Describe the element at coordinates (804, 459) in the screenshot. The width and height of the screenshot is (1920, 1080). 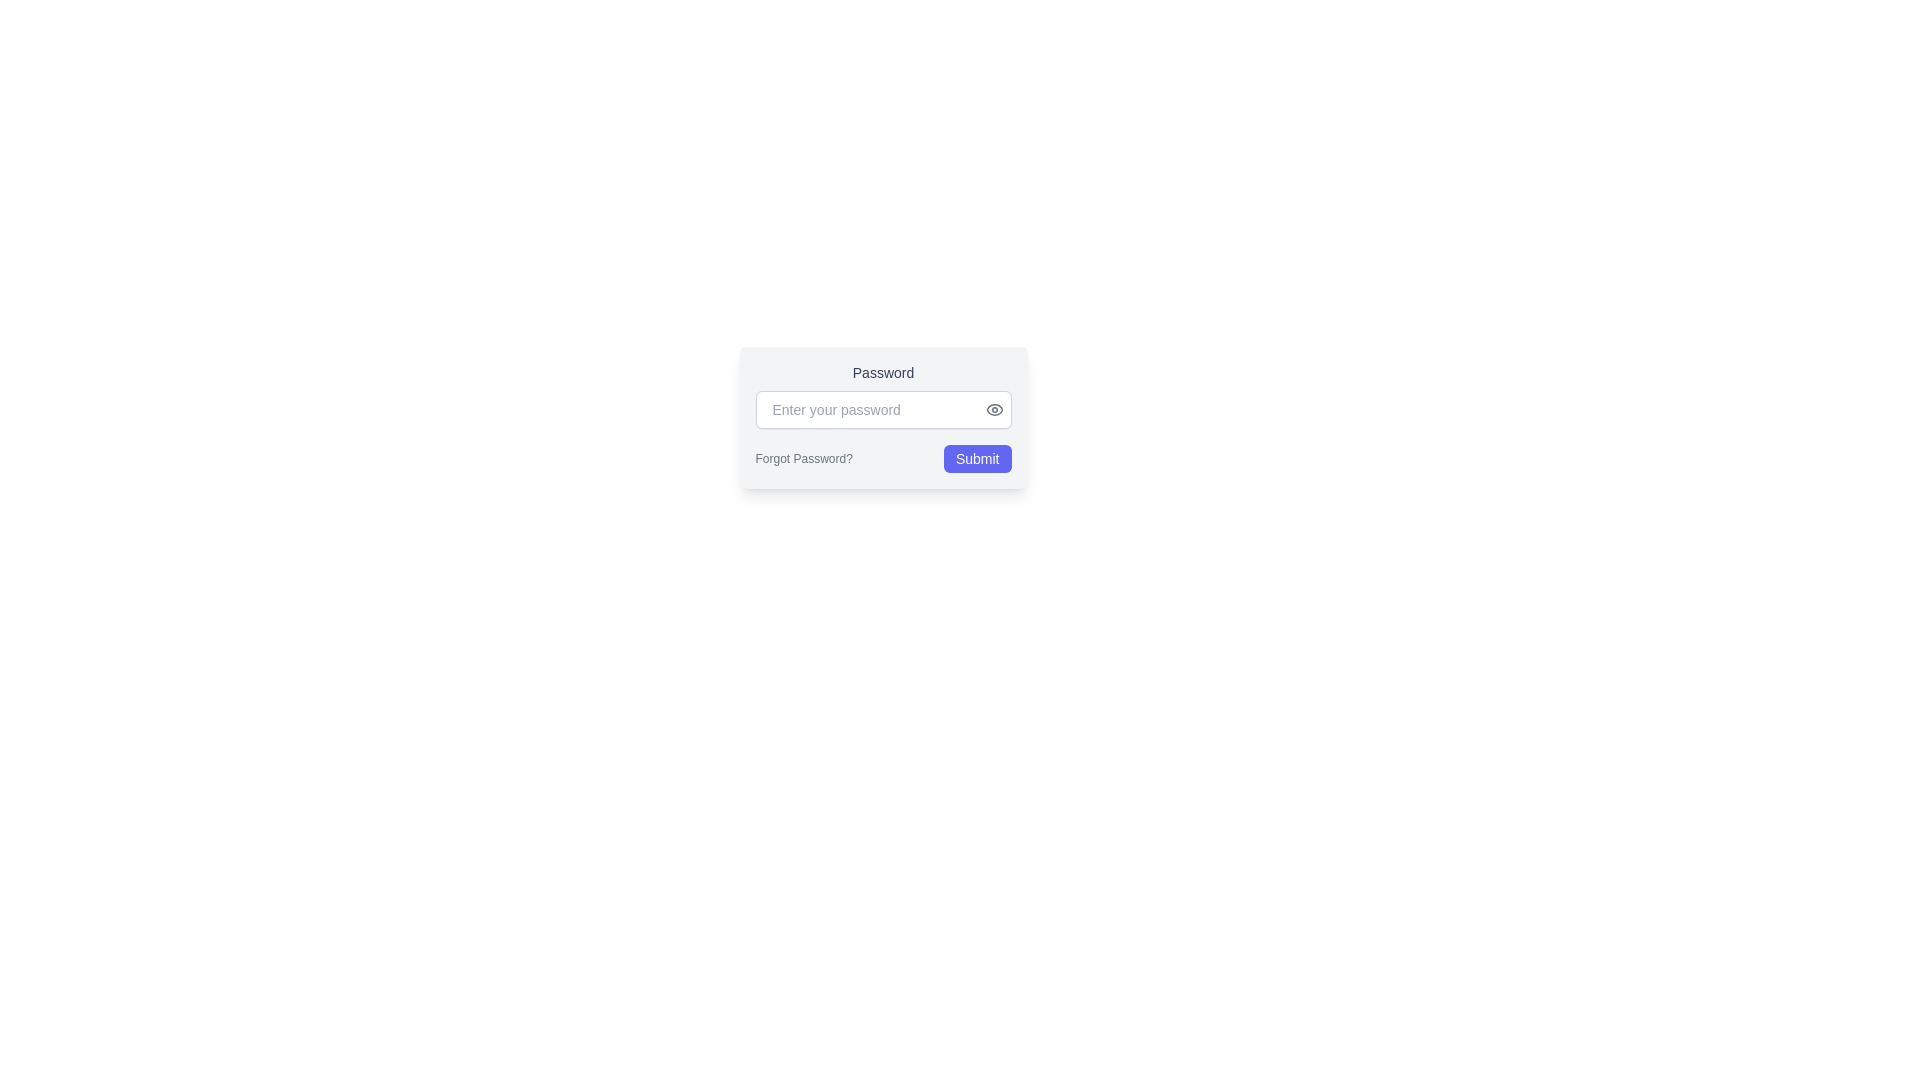
I see `the 'Forgot Password?' button` at that location.